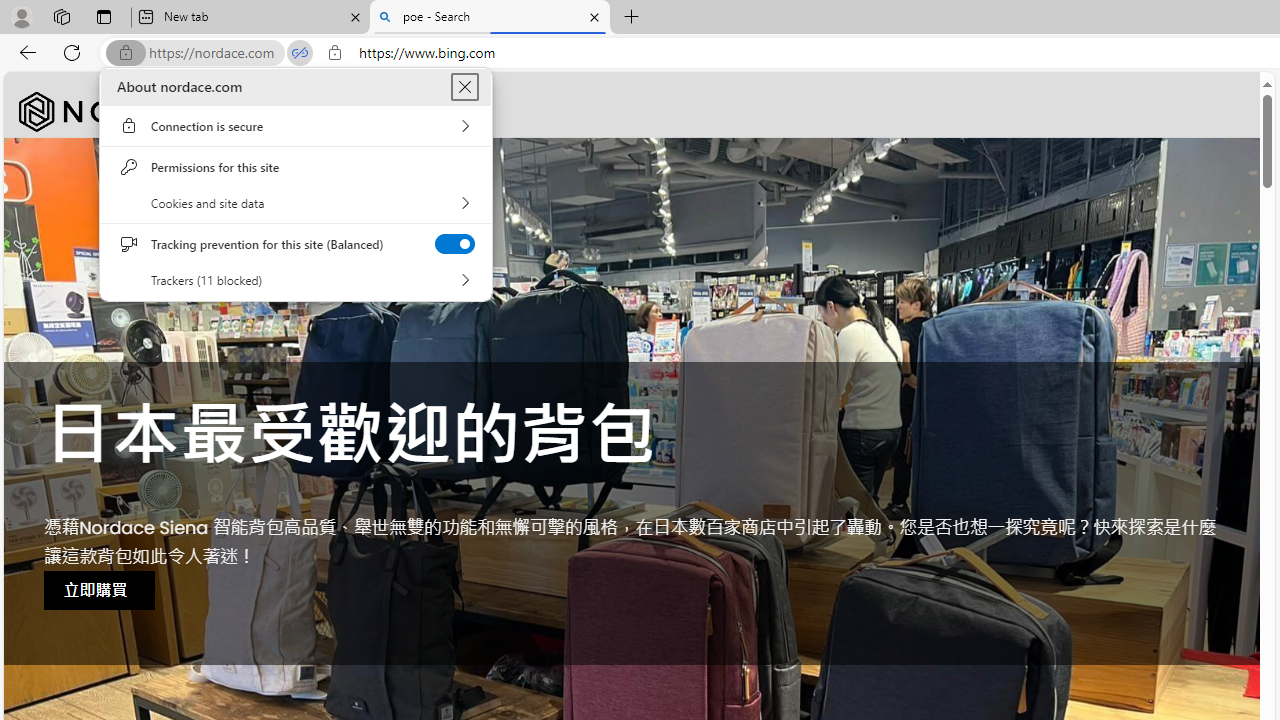  What do you see at coordinates (295, 280) in the screenshot?
I see `'Trackers (11 blocked)'` at bounding box center [295, 280].